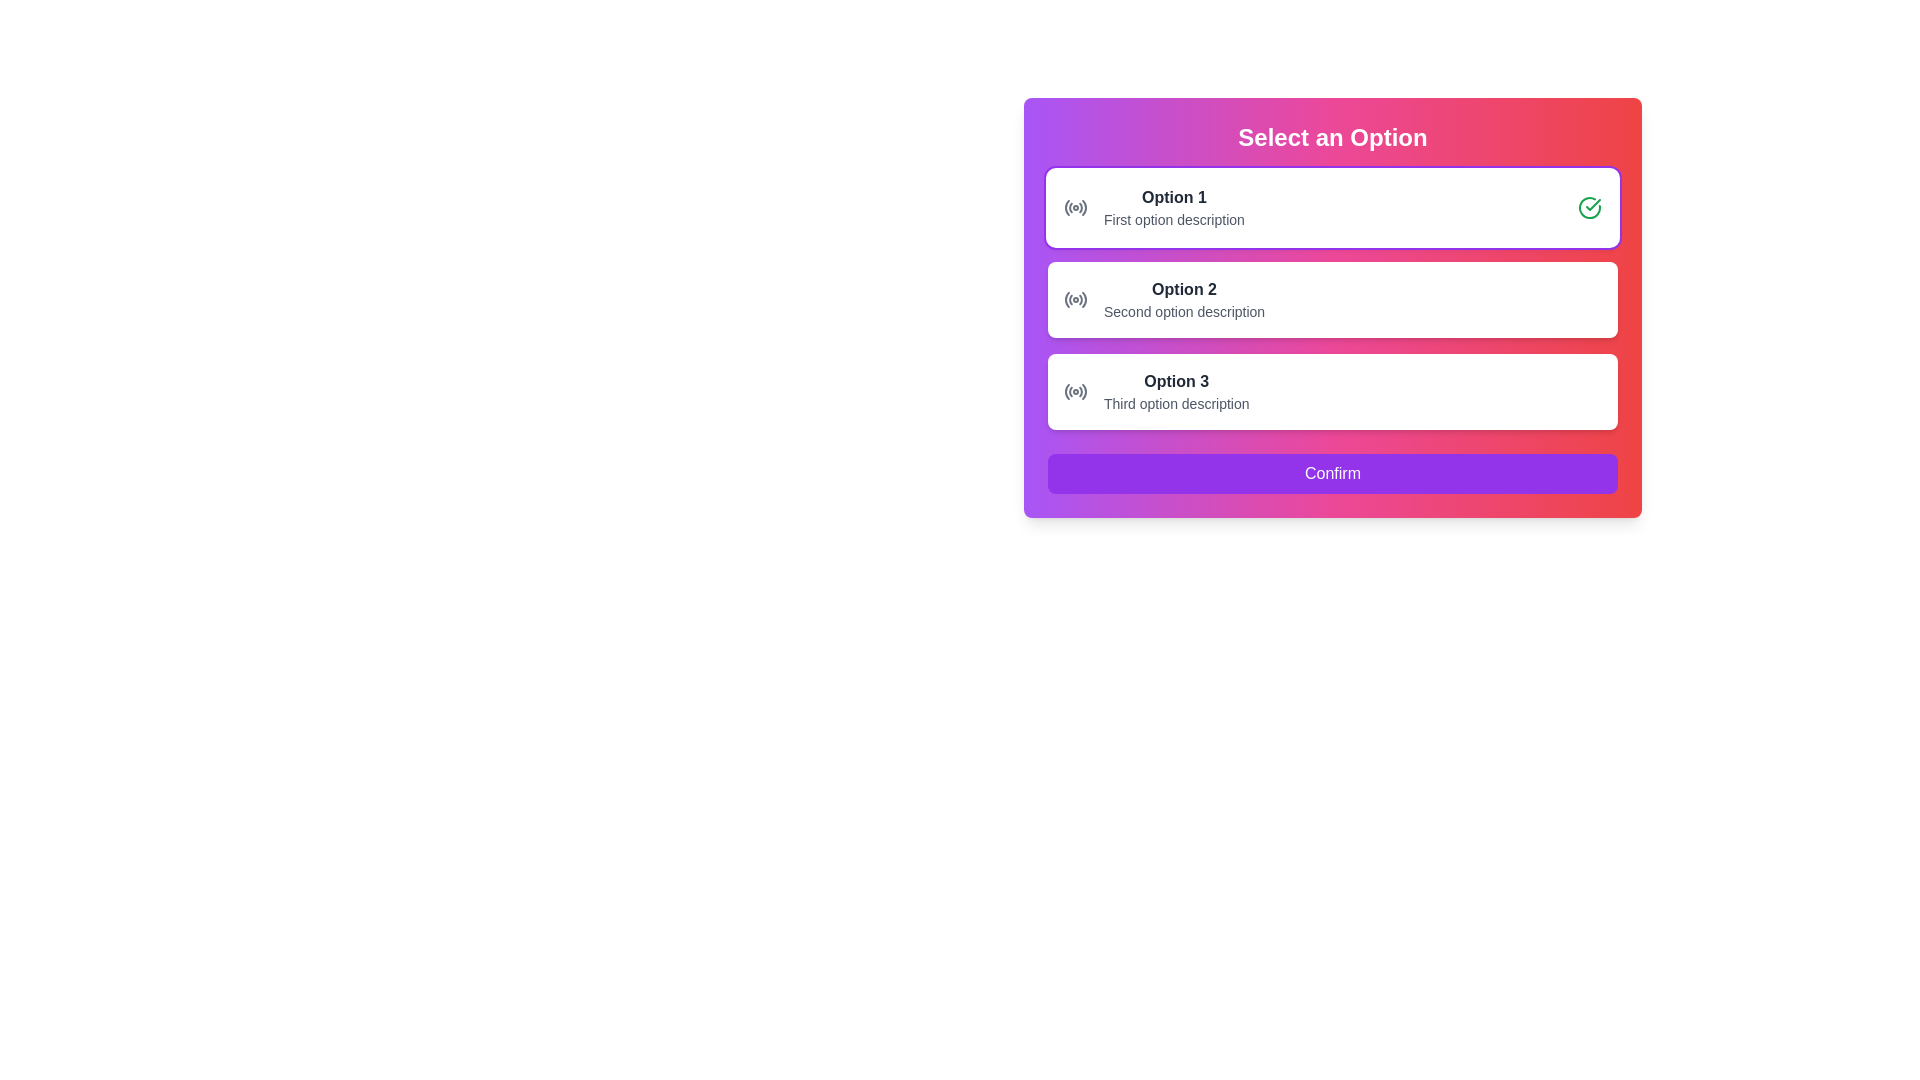 The height and width of the screenshot is (1080, 1920). Describe the element at coordinates (1176, 392) in the screenshot. I see `the Text Display that provides the title and description for the third selectable option in the group` at that location.